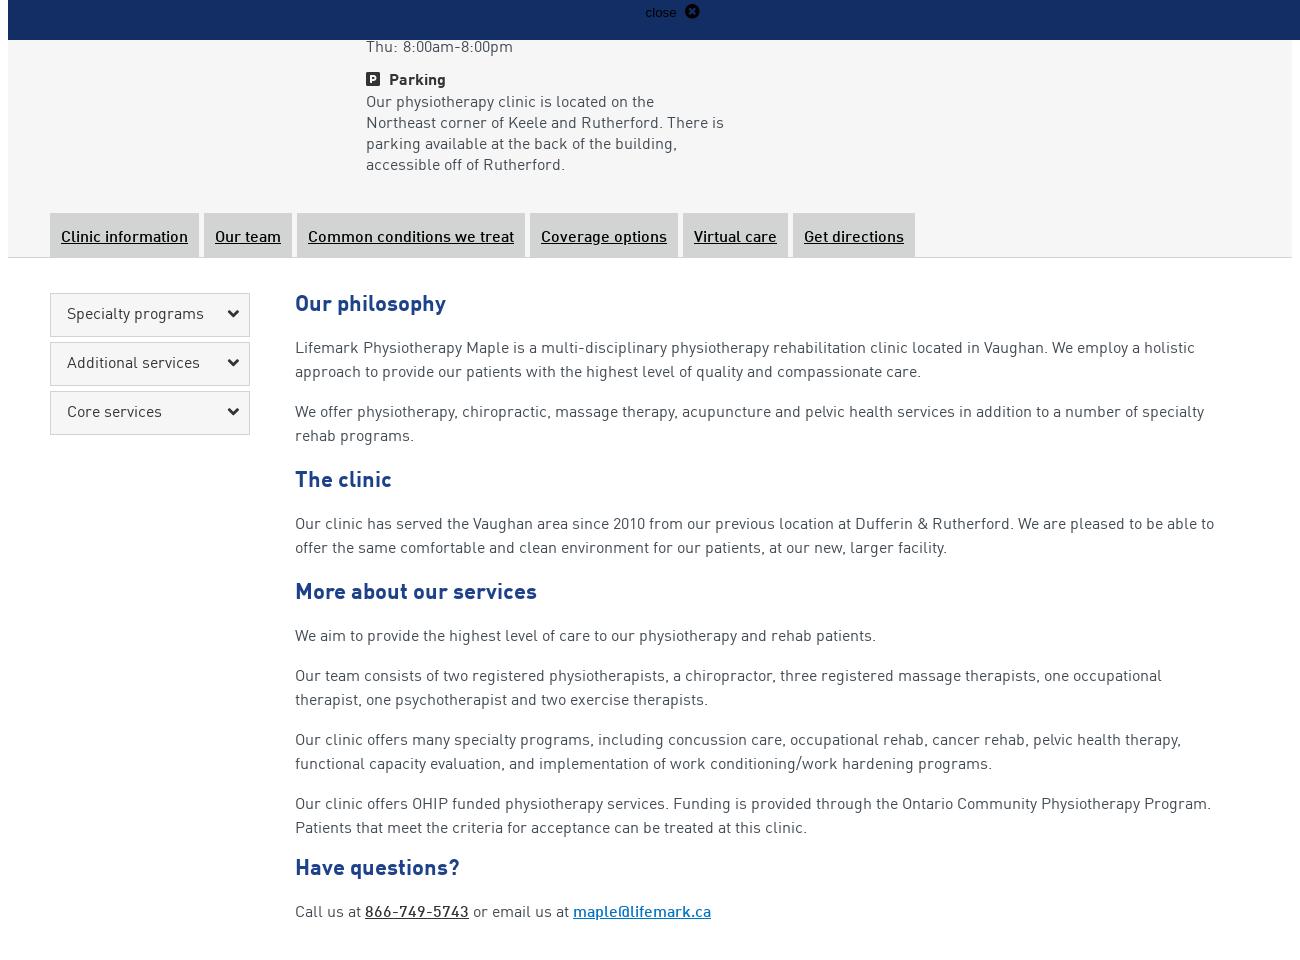 Image resolution: width=1300 pixels, height=960 pixels. What do you see at coordinates (661, 11) in the screenshot?
I see `'close'` at bounding box center [661, 11].